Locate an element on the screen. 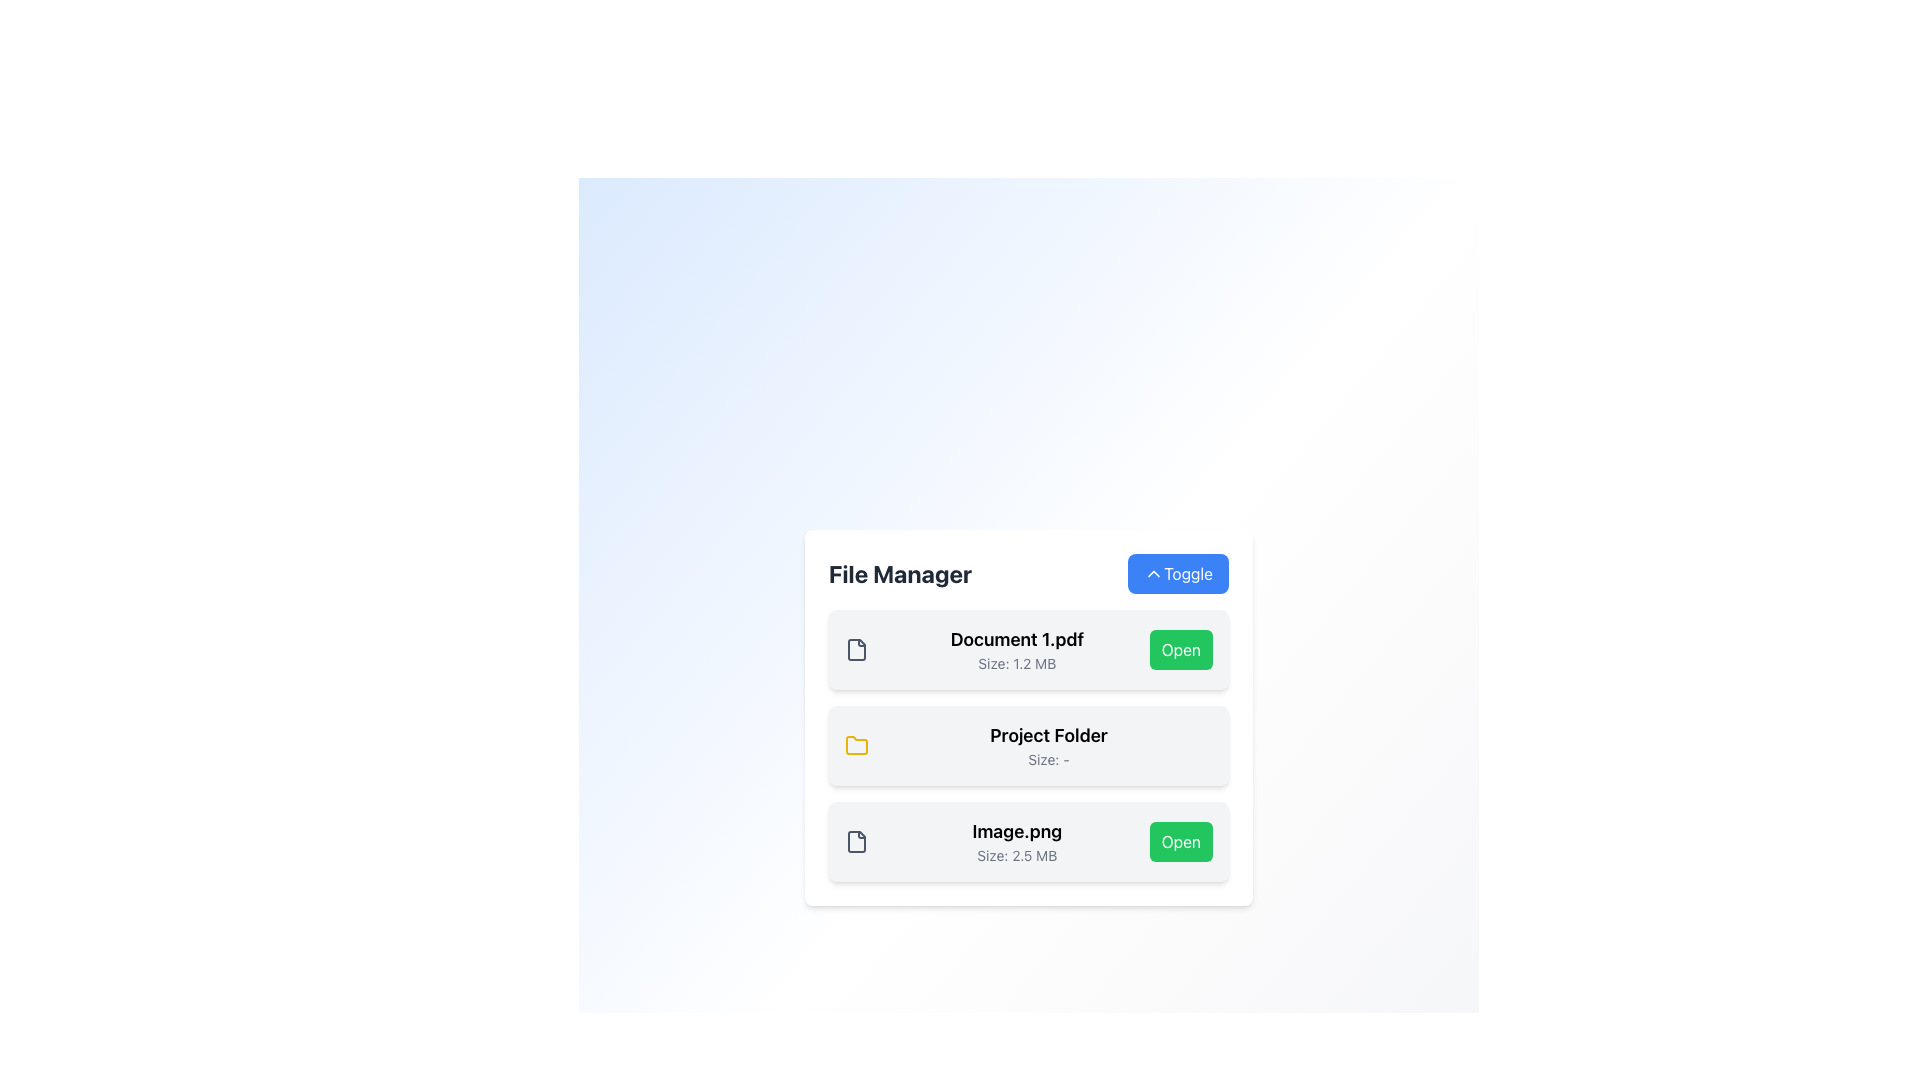 The image size is (1920, 1080). the 'Open' button, which is a rectangular button with rounded edges, green background, and white text, located to the right of the 'Image.png' label in the file listing is located at coordinates (1180, 841).